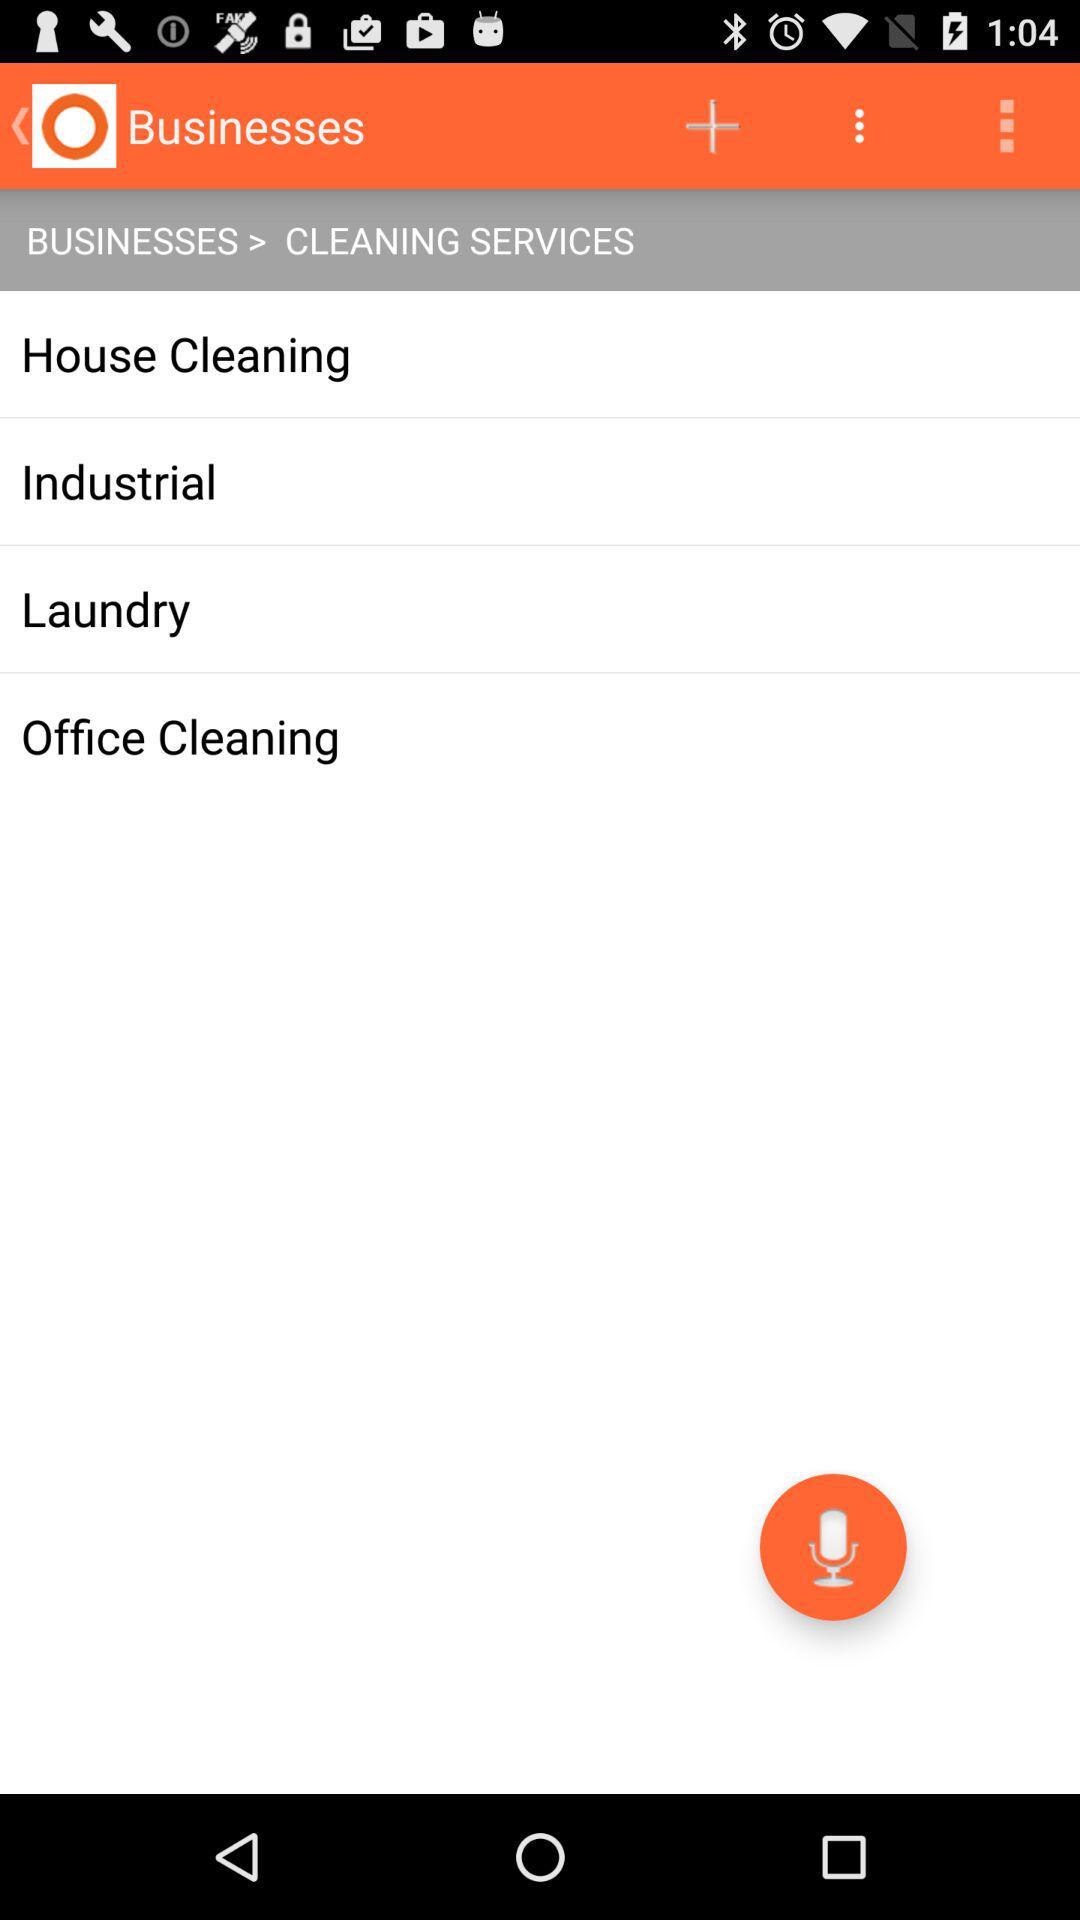  Describe the element at coordinates (540, 481) in the screenshot. I see `icon above the laundry item` at that location.